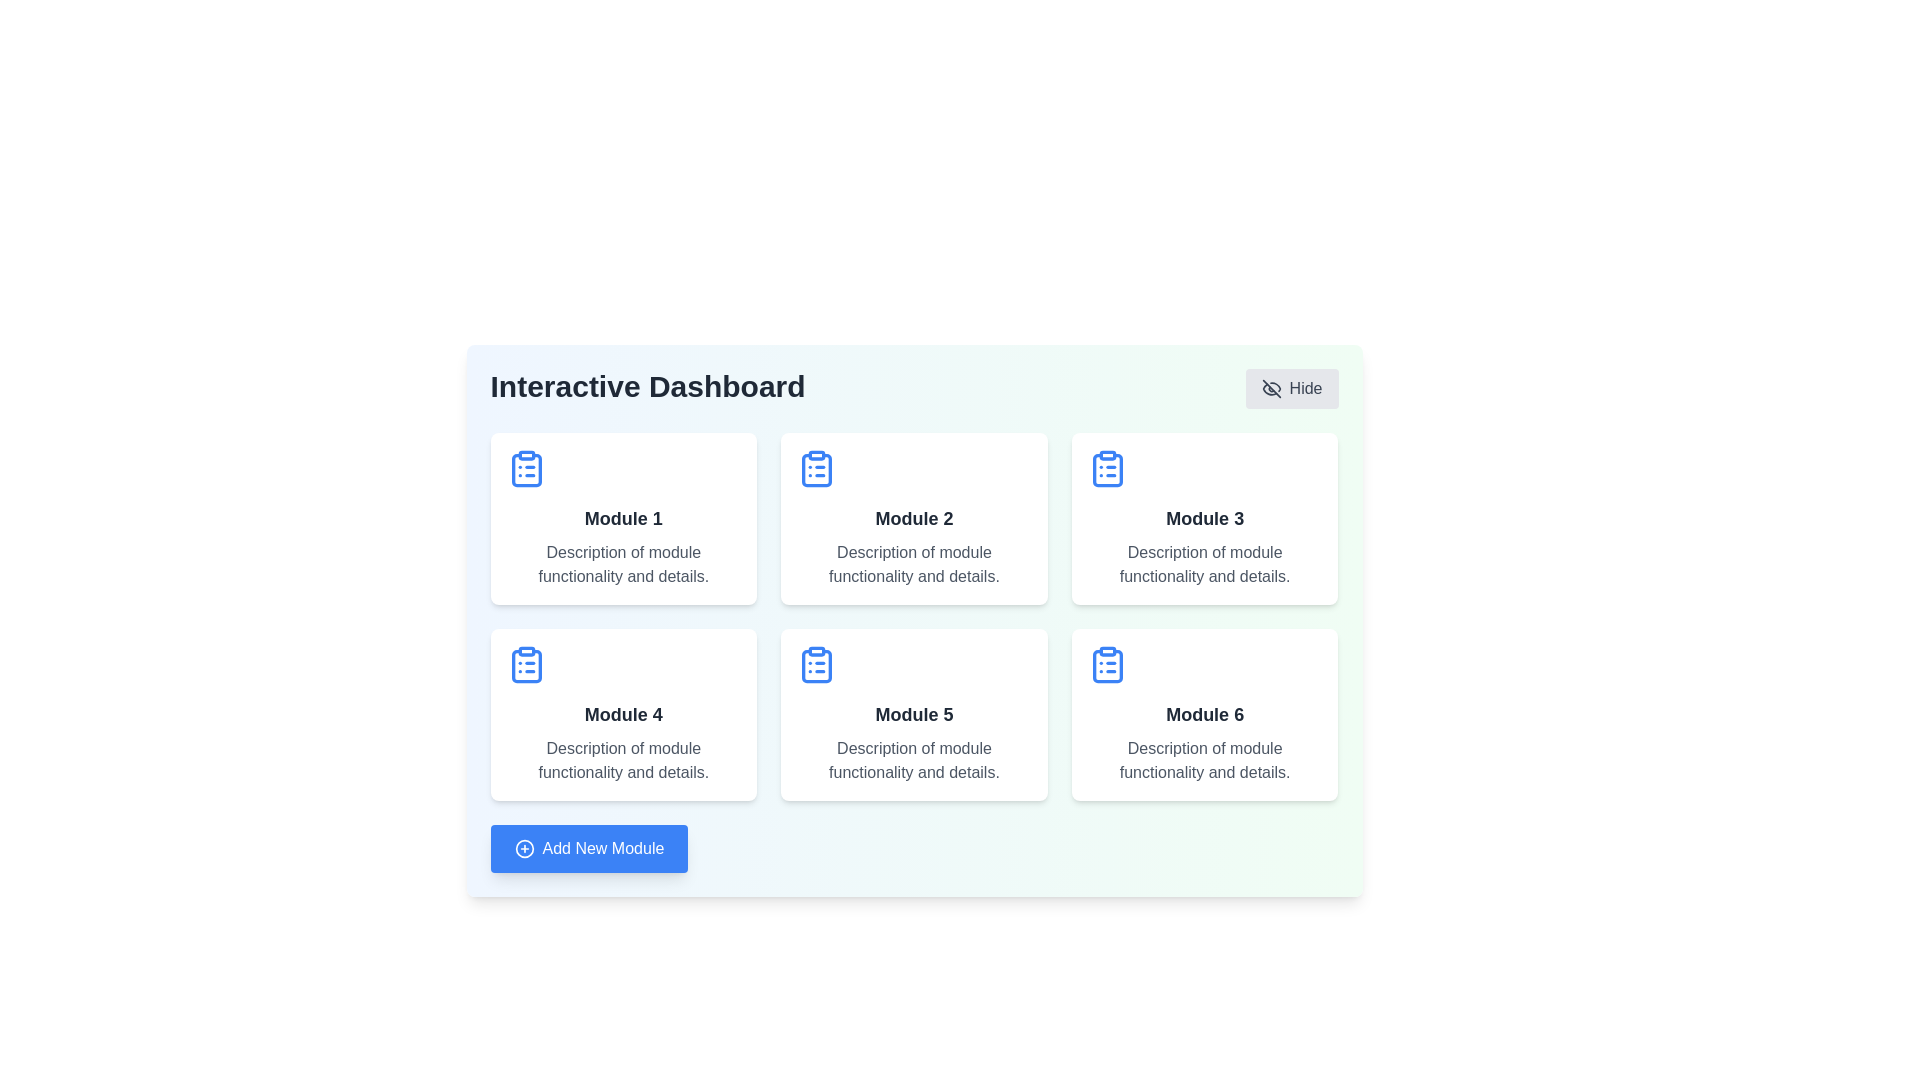  I want to click on gray-colored text labeled 'Description of module functionality and details.' located in the fifth module card of the interactive dashboard layout, so click(913, 760).